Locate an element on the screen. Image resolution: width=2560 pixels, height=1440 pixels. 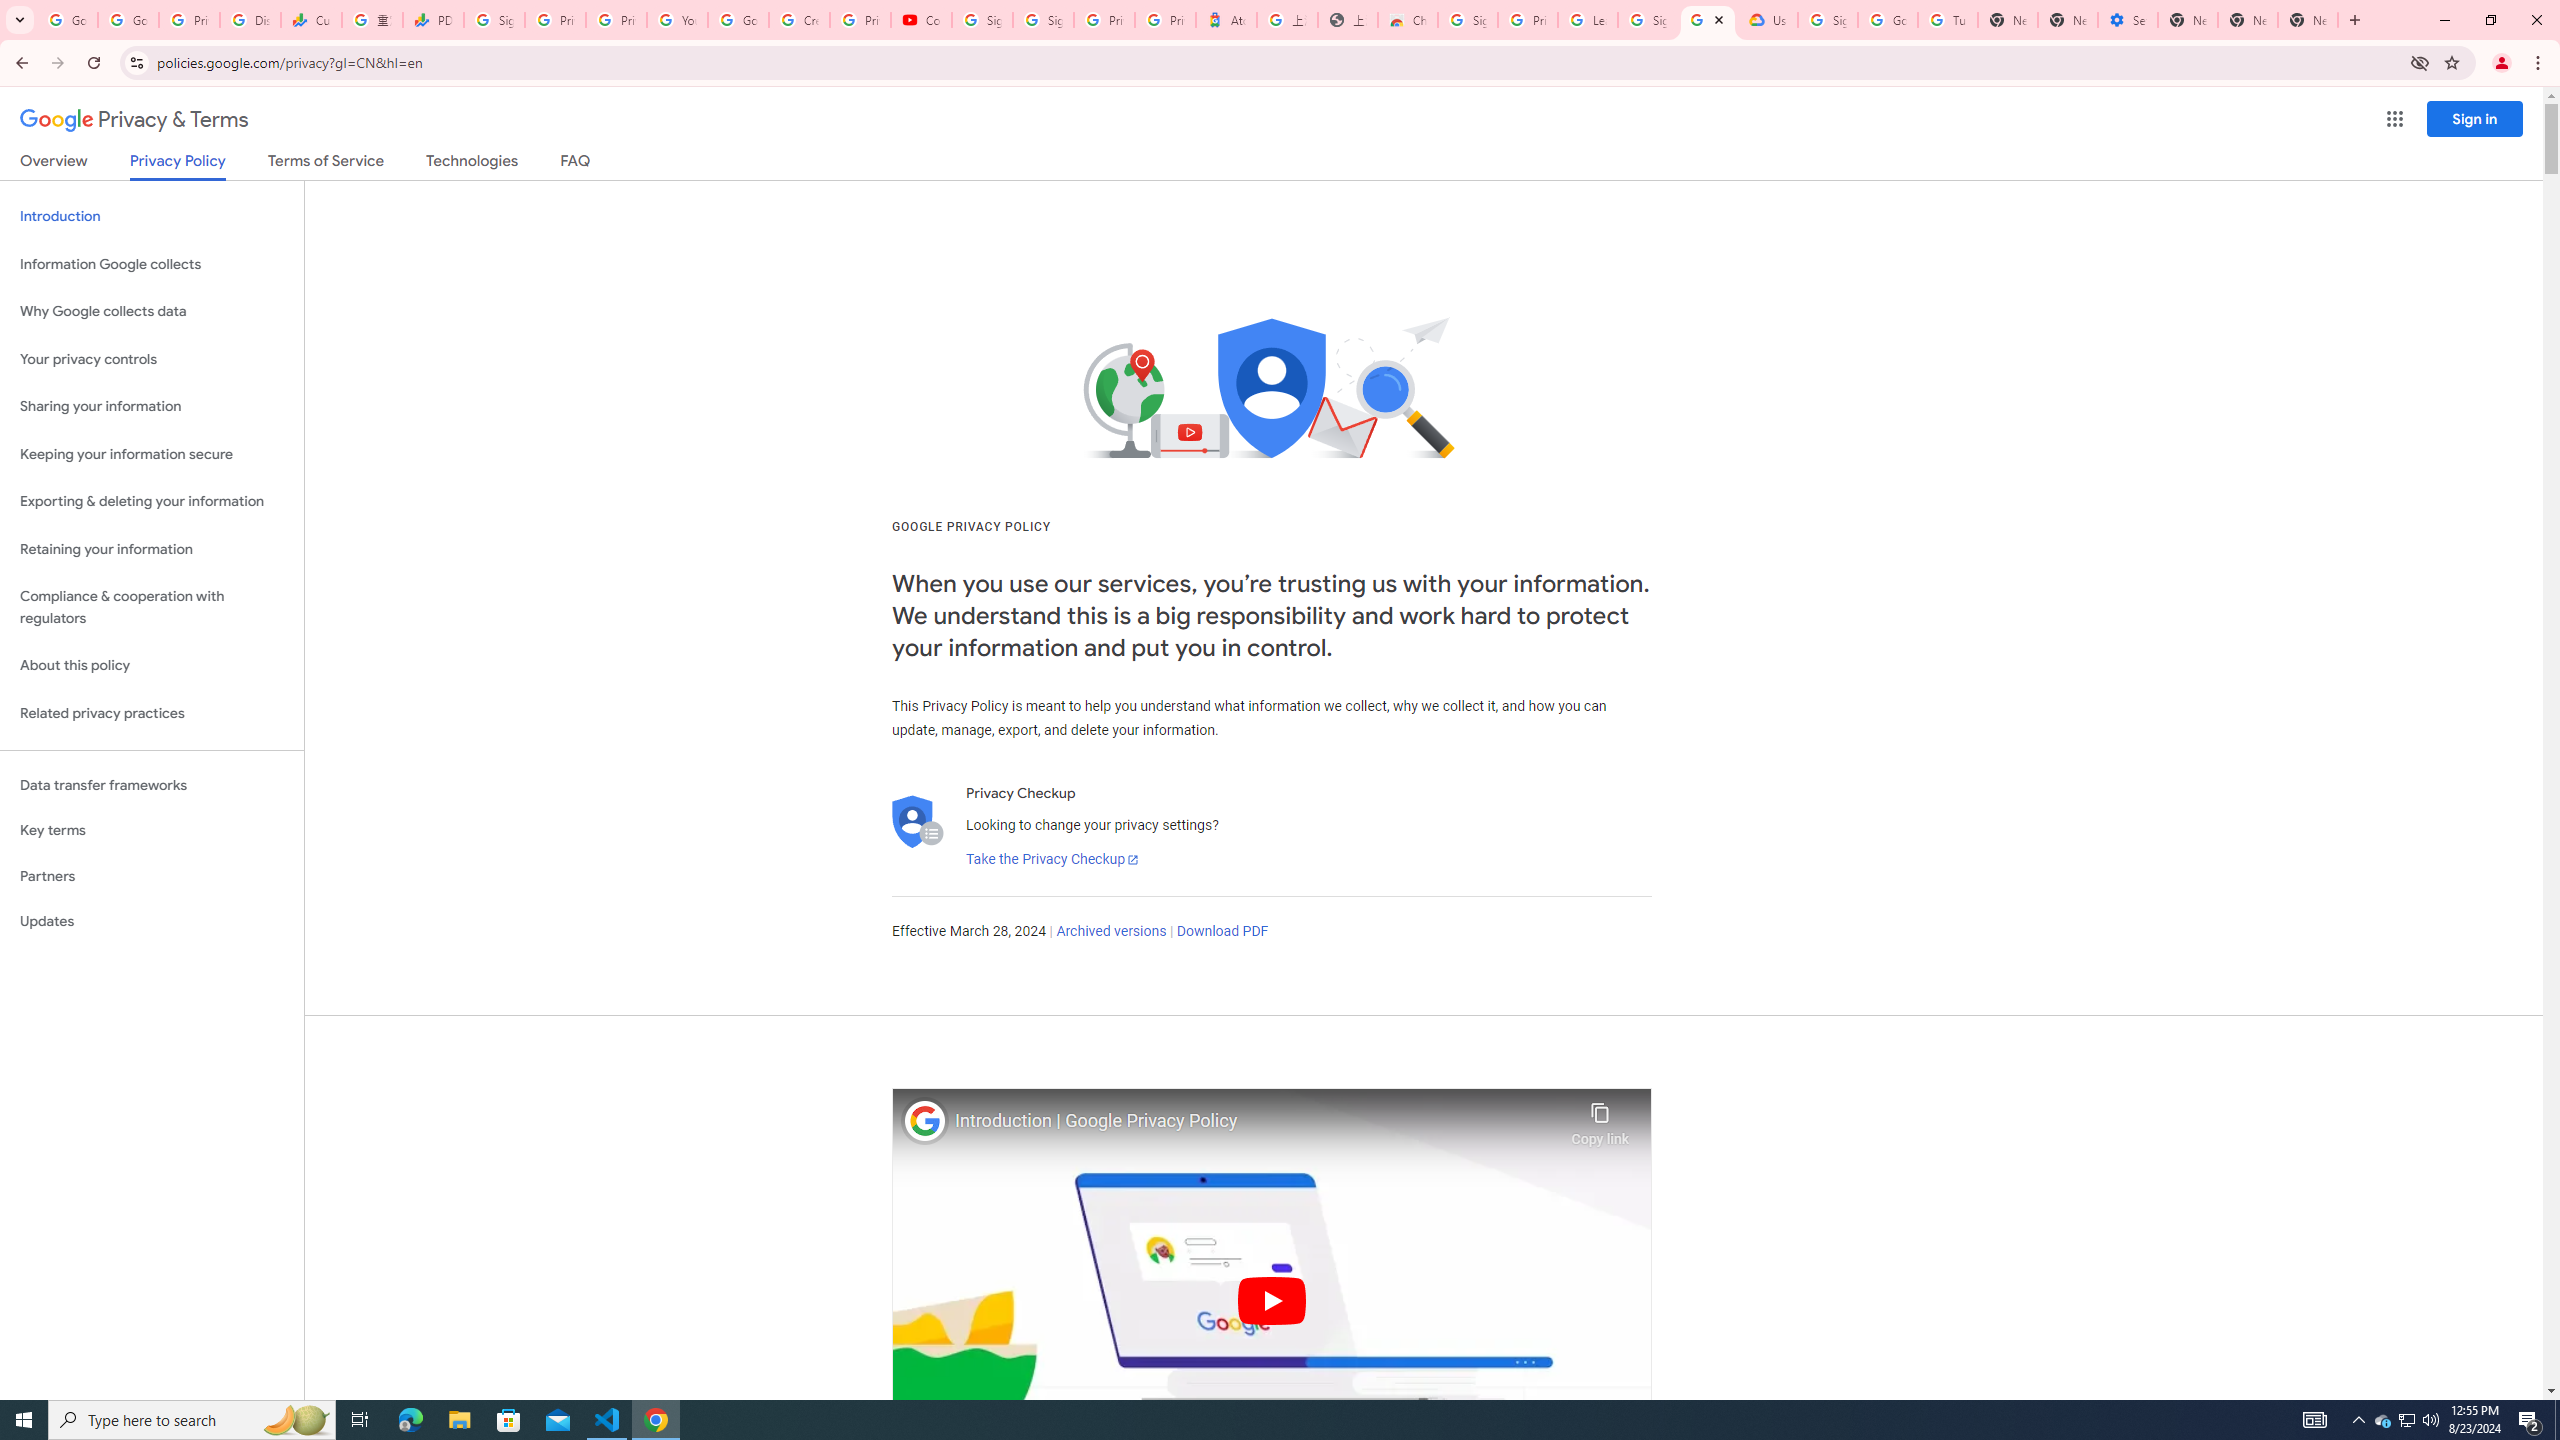
'Download PDF' is located at coordinates (1222, 930).